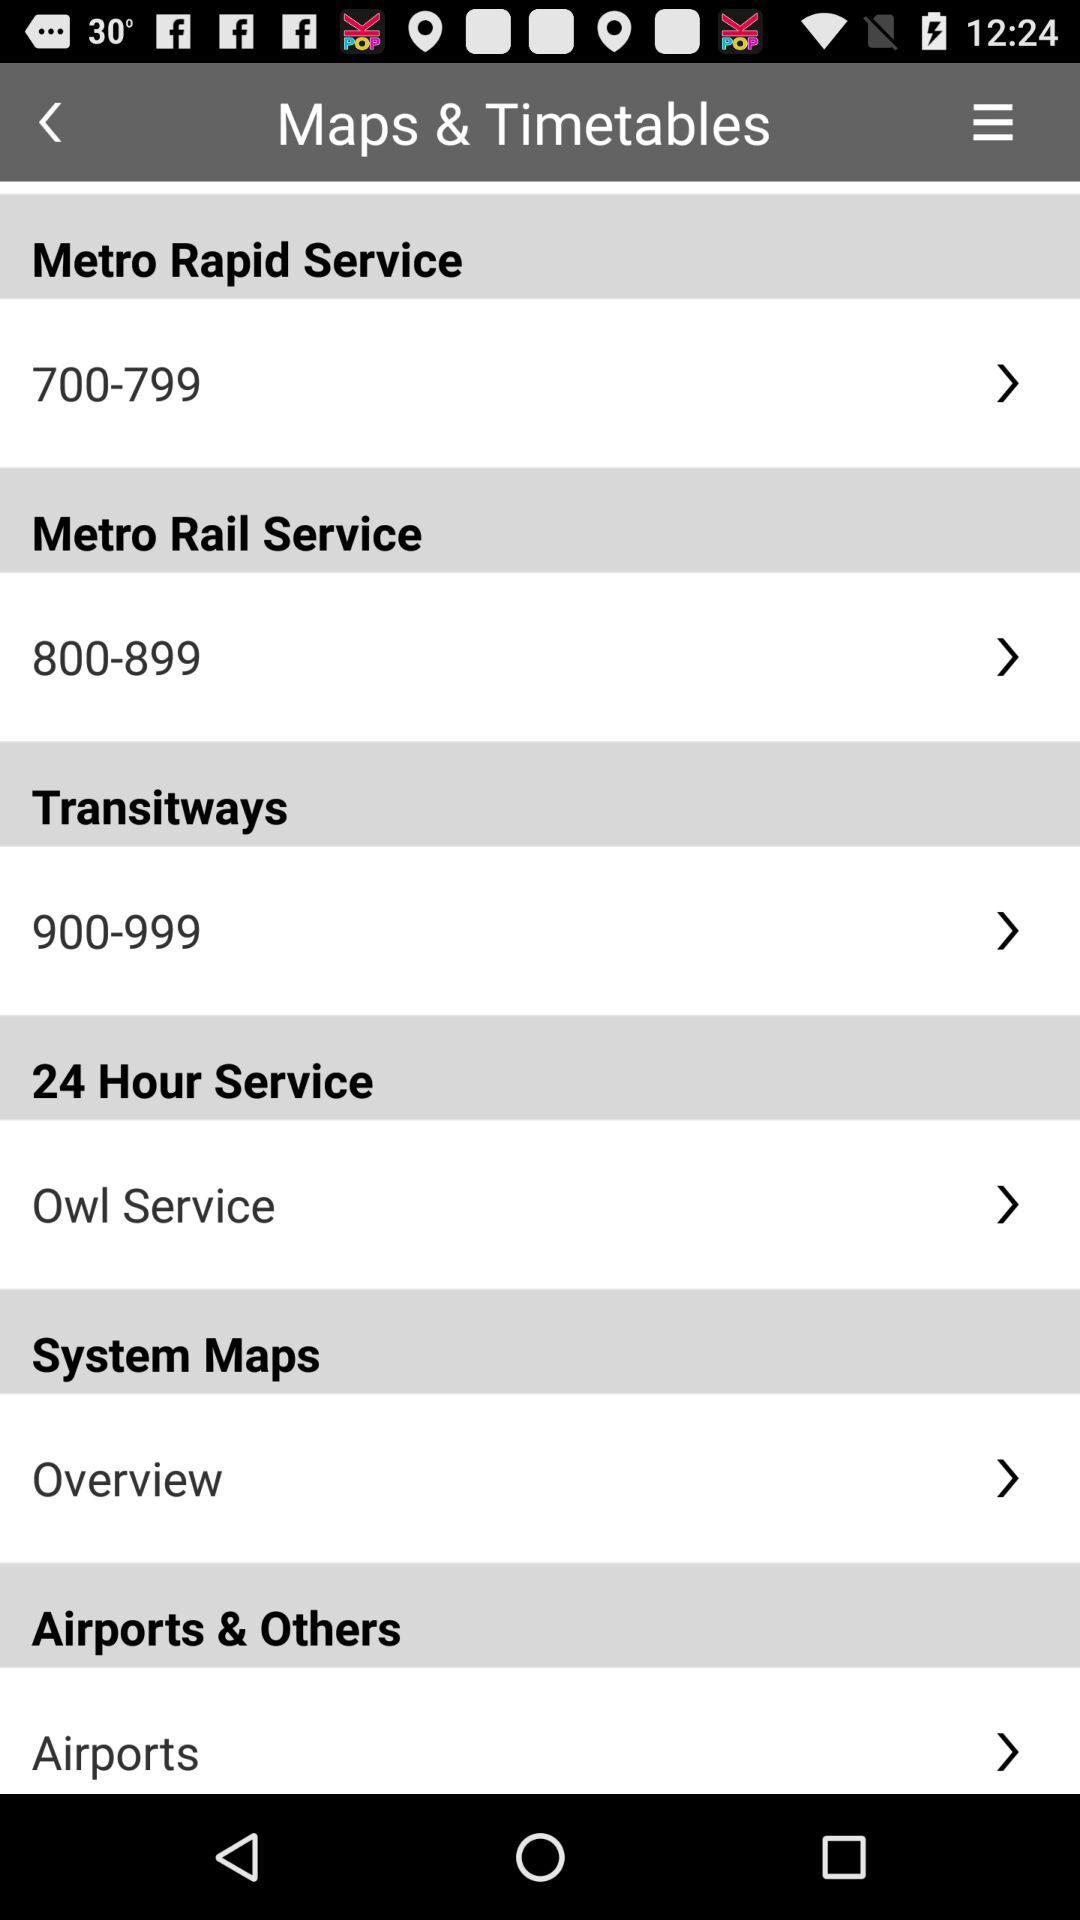  What do you see at coordinates (992, 121) in the screenshot?
I see `the icon to the right of maps & timetables icon` at bounding box center [992, 121].